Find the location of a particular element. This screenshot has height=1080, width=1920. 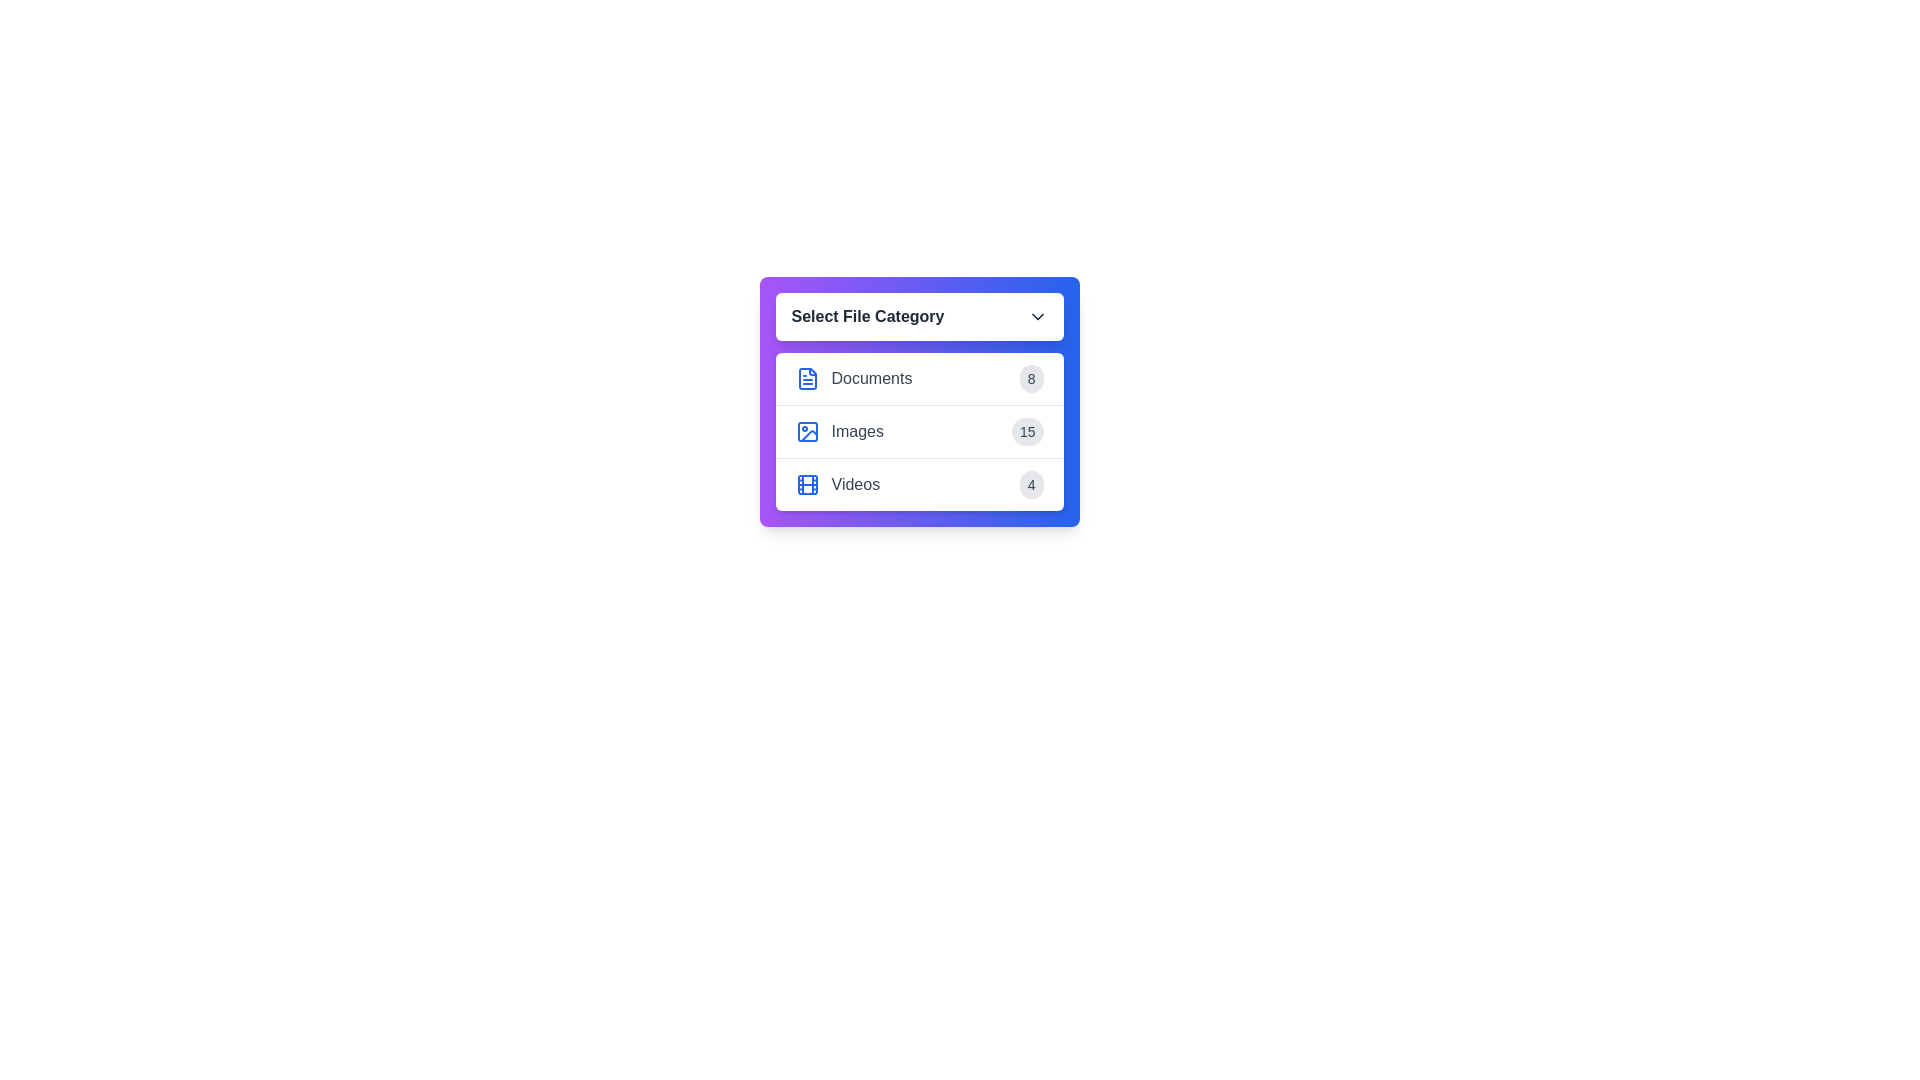

the non-interactive badge indicating the count of four 'Videos' in the third row of the dropdown menu is located at coordinates (1031, 485).